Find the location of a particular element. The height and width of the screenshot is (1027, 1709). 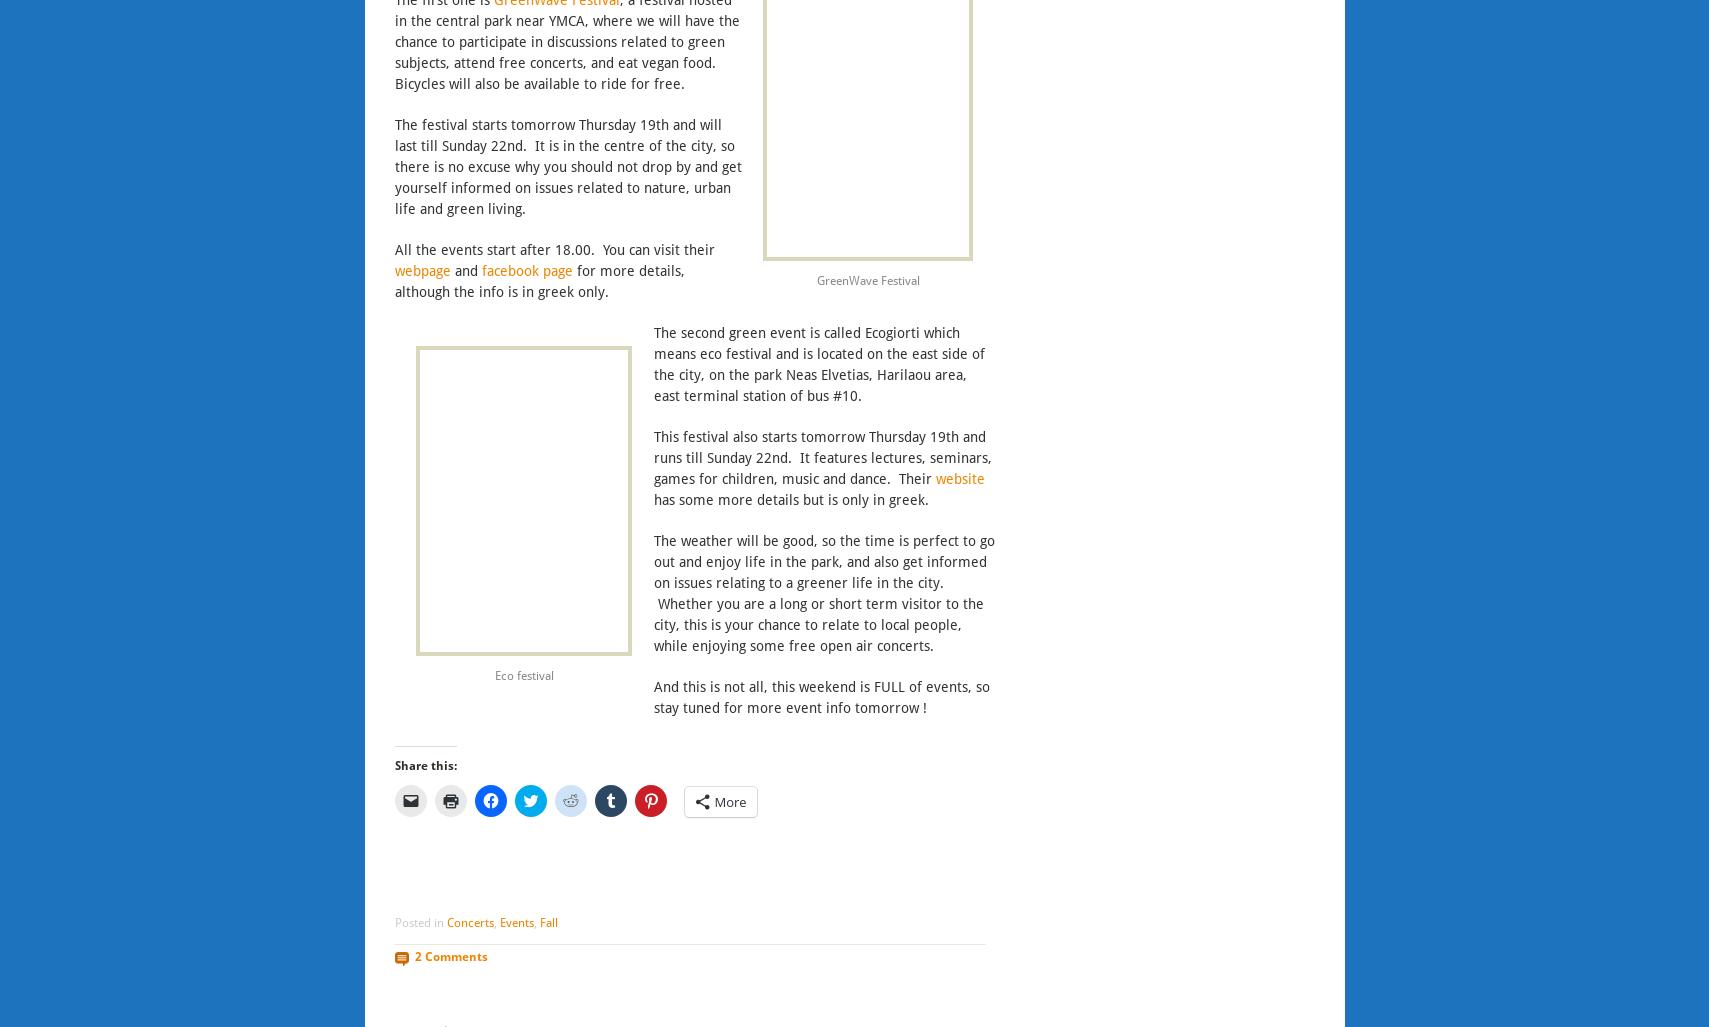

'Fall' is located at coordinates (547, 922).